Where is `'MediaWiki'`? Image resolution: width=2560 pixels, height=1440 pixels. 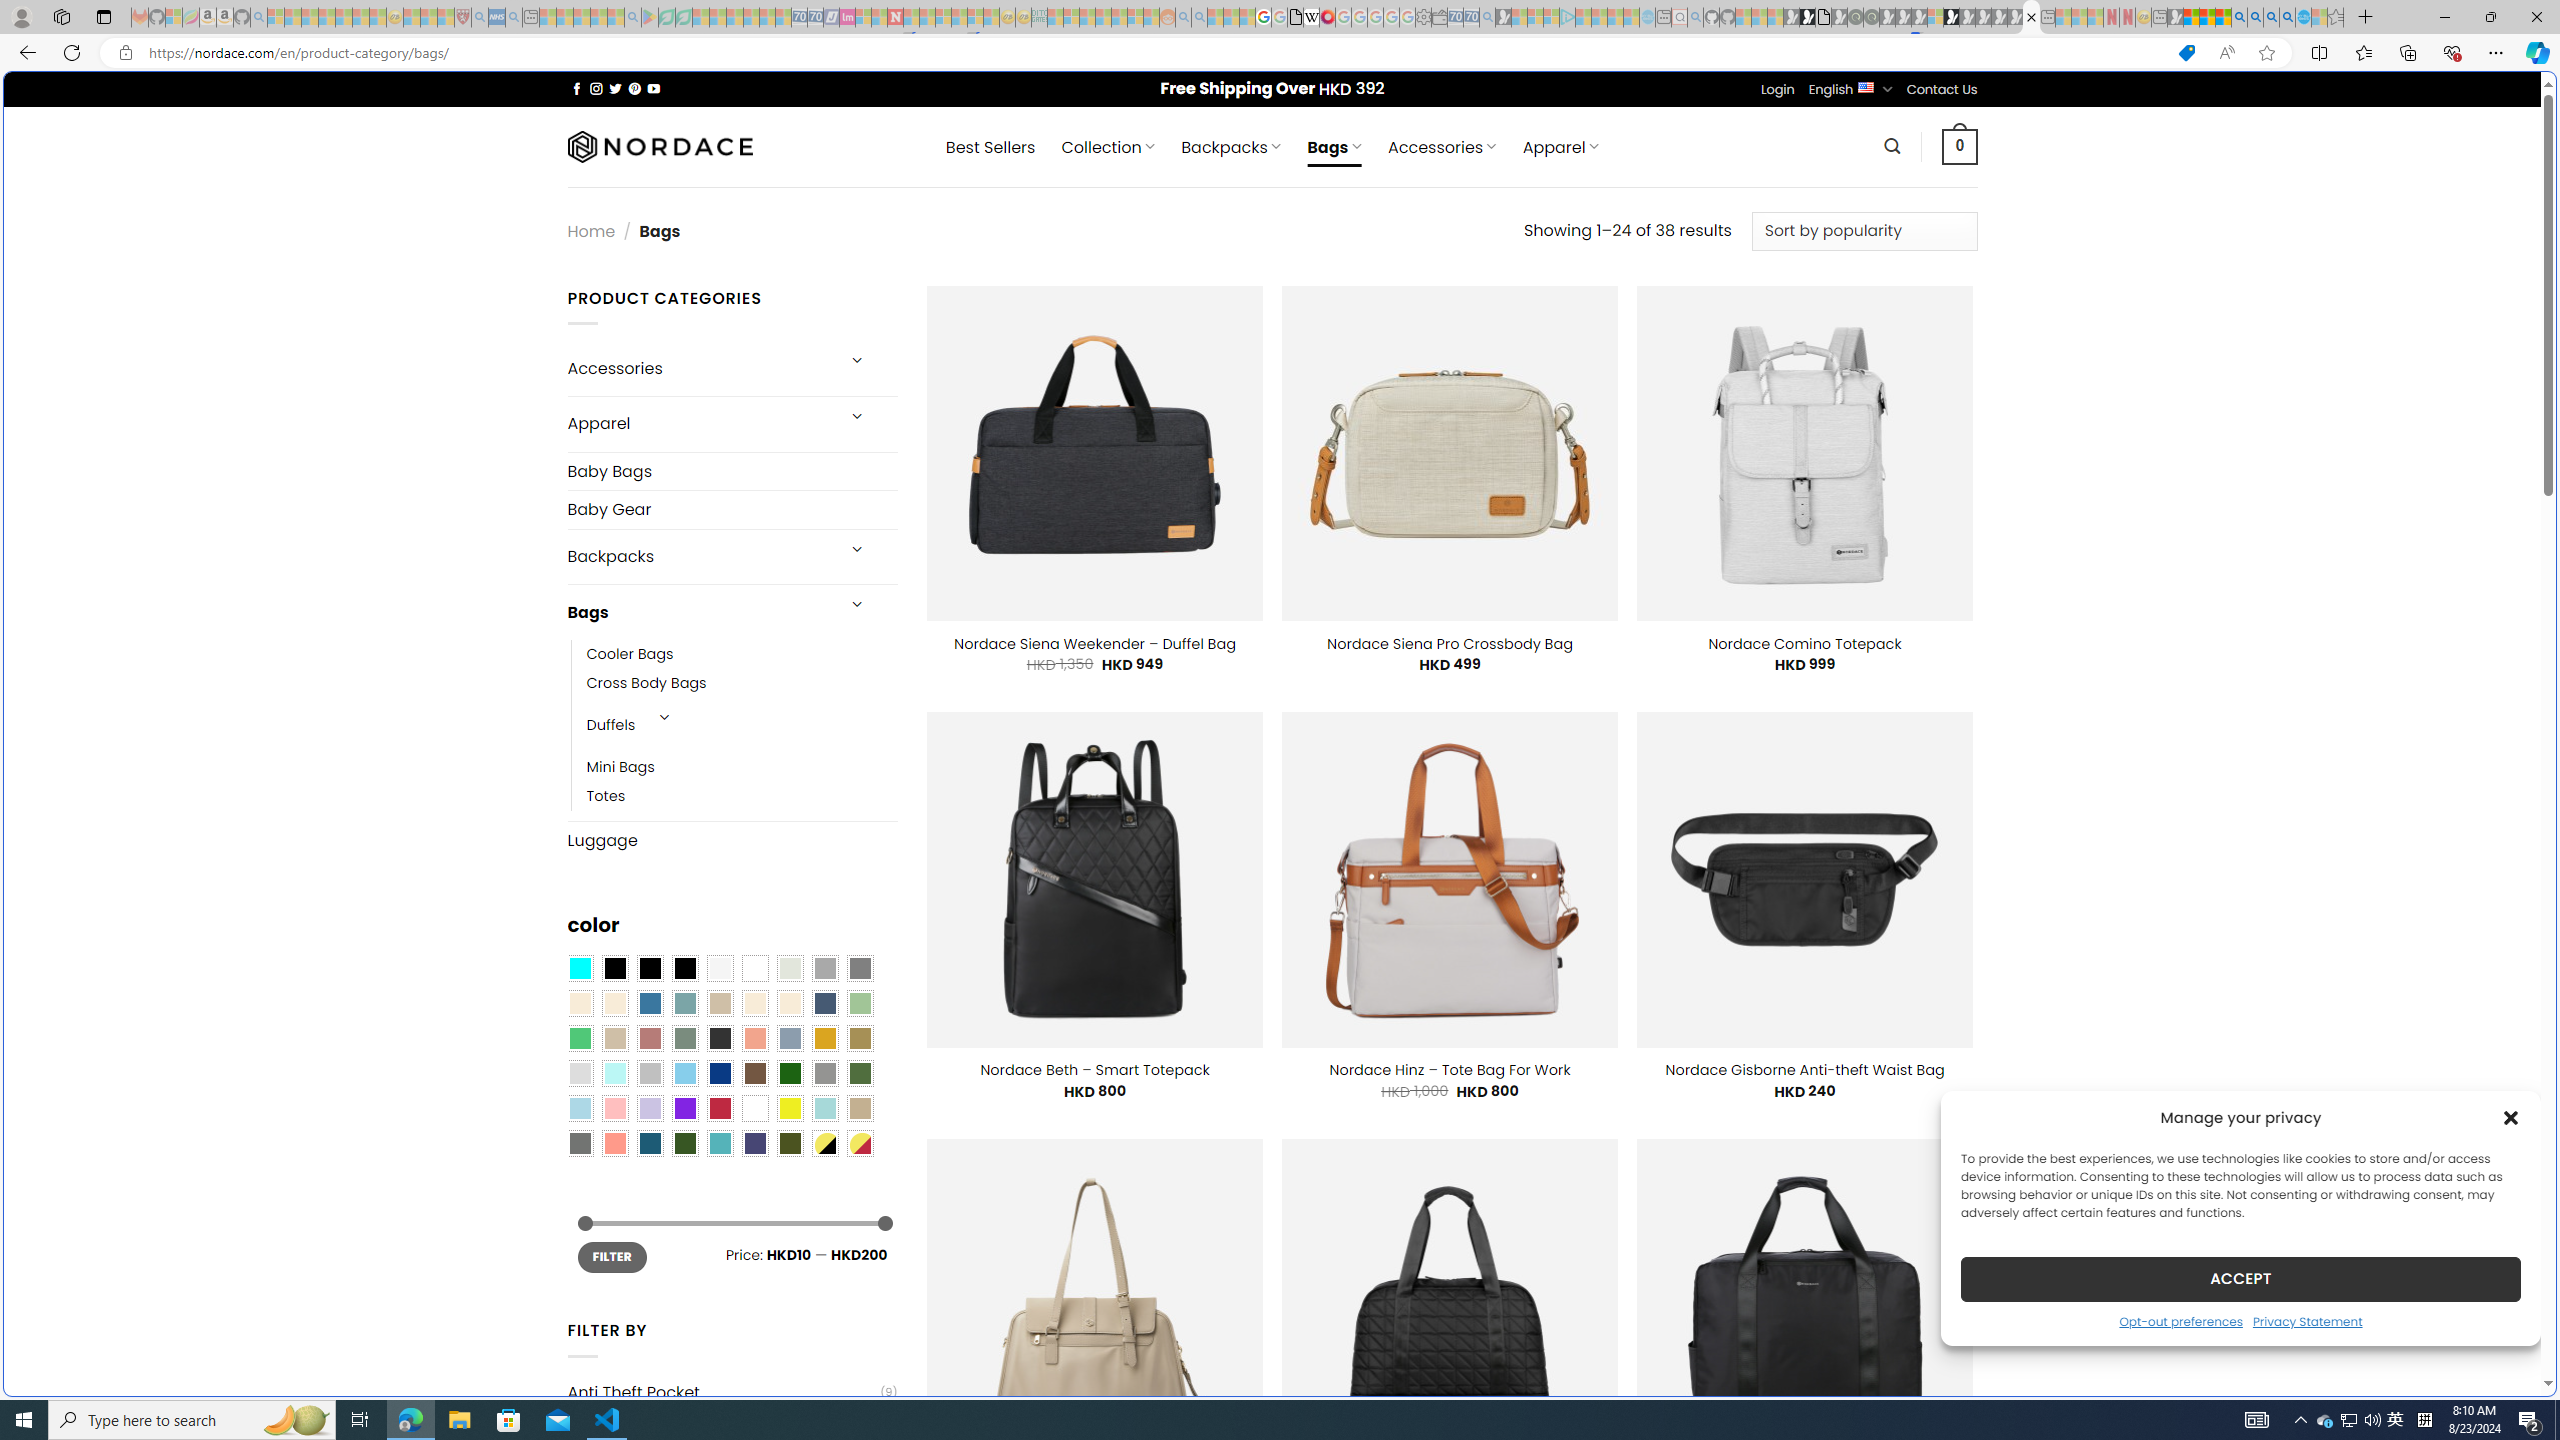
'MediaWiki' is located at coordinates (1326, 16).